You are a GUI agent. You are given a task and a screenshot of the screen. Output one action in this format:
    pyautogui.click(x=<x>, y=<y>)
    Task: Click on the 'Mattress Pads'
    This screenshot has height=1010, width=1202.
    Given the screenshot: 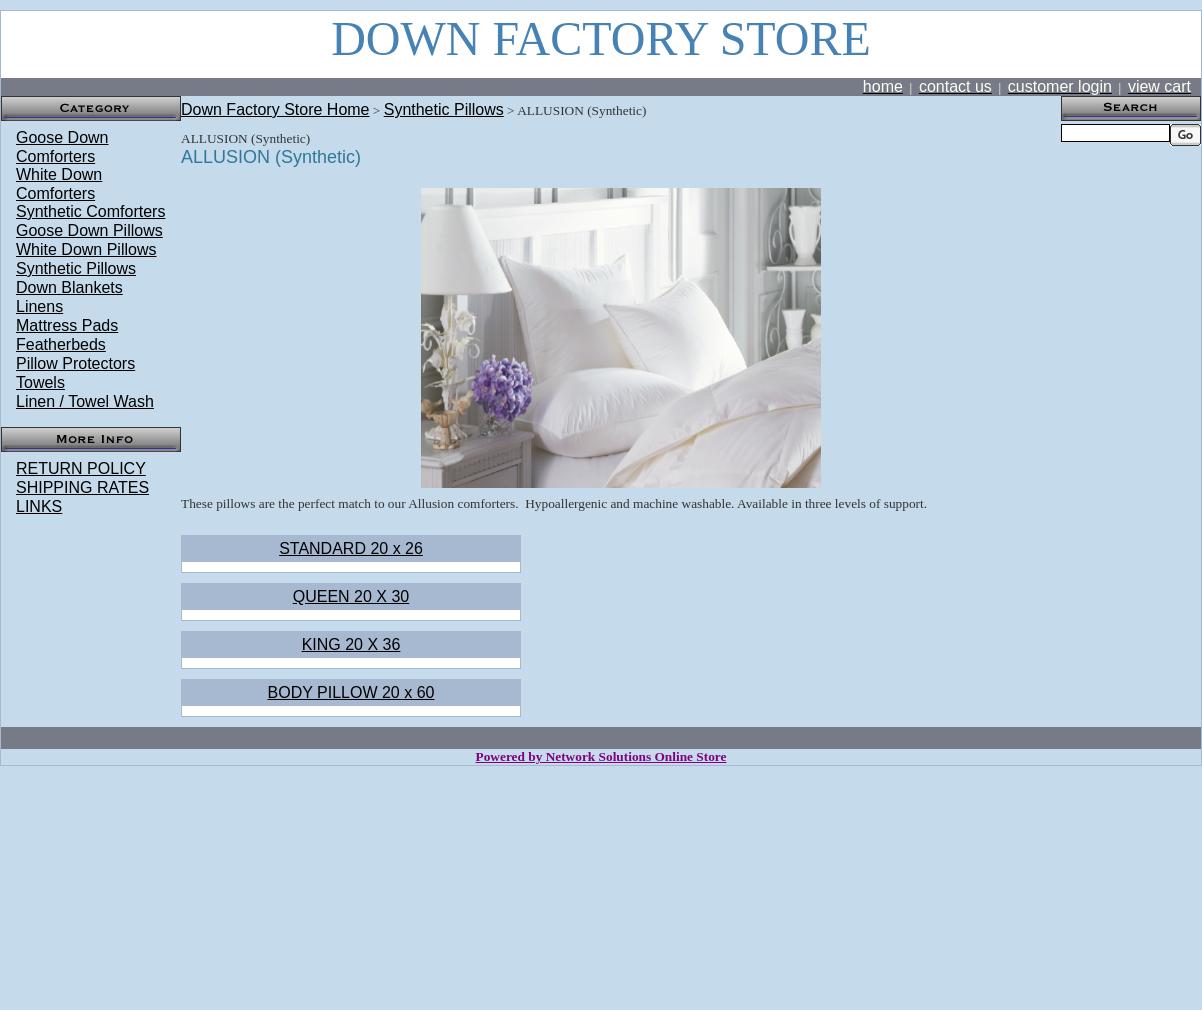 What is the action you would take?
    pyautogui.click(x=66, y=325)
    